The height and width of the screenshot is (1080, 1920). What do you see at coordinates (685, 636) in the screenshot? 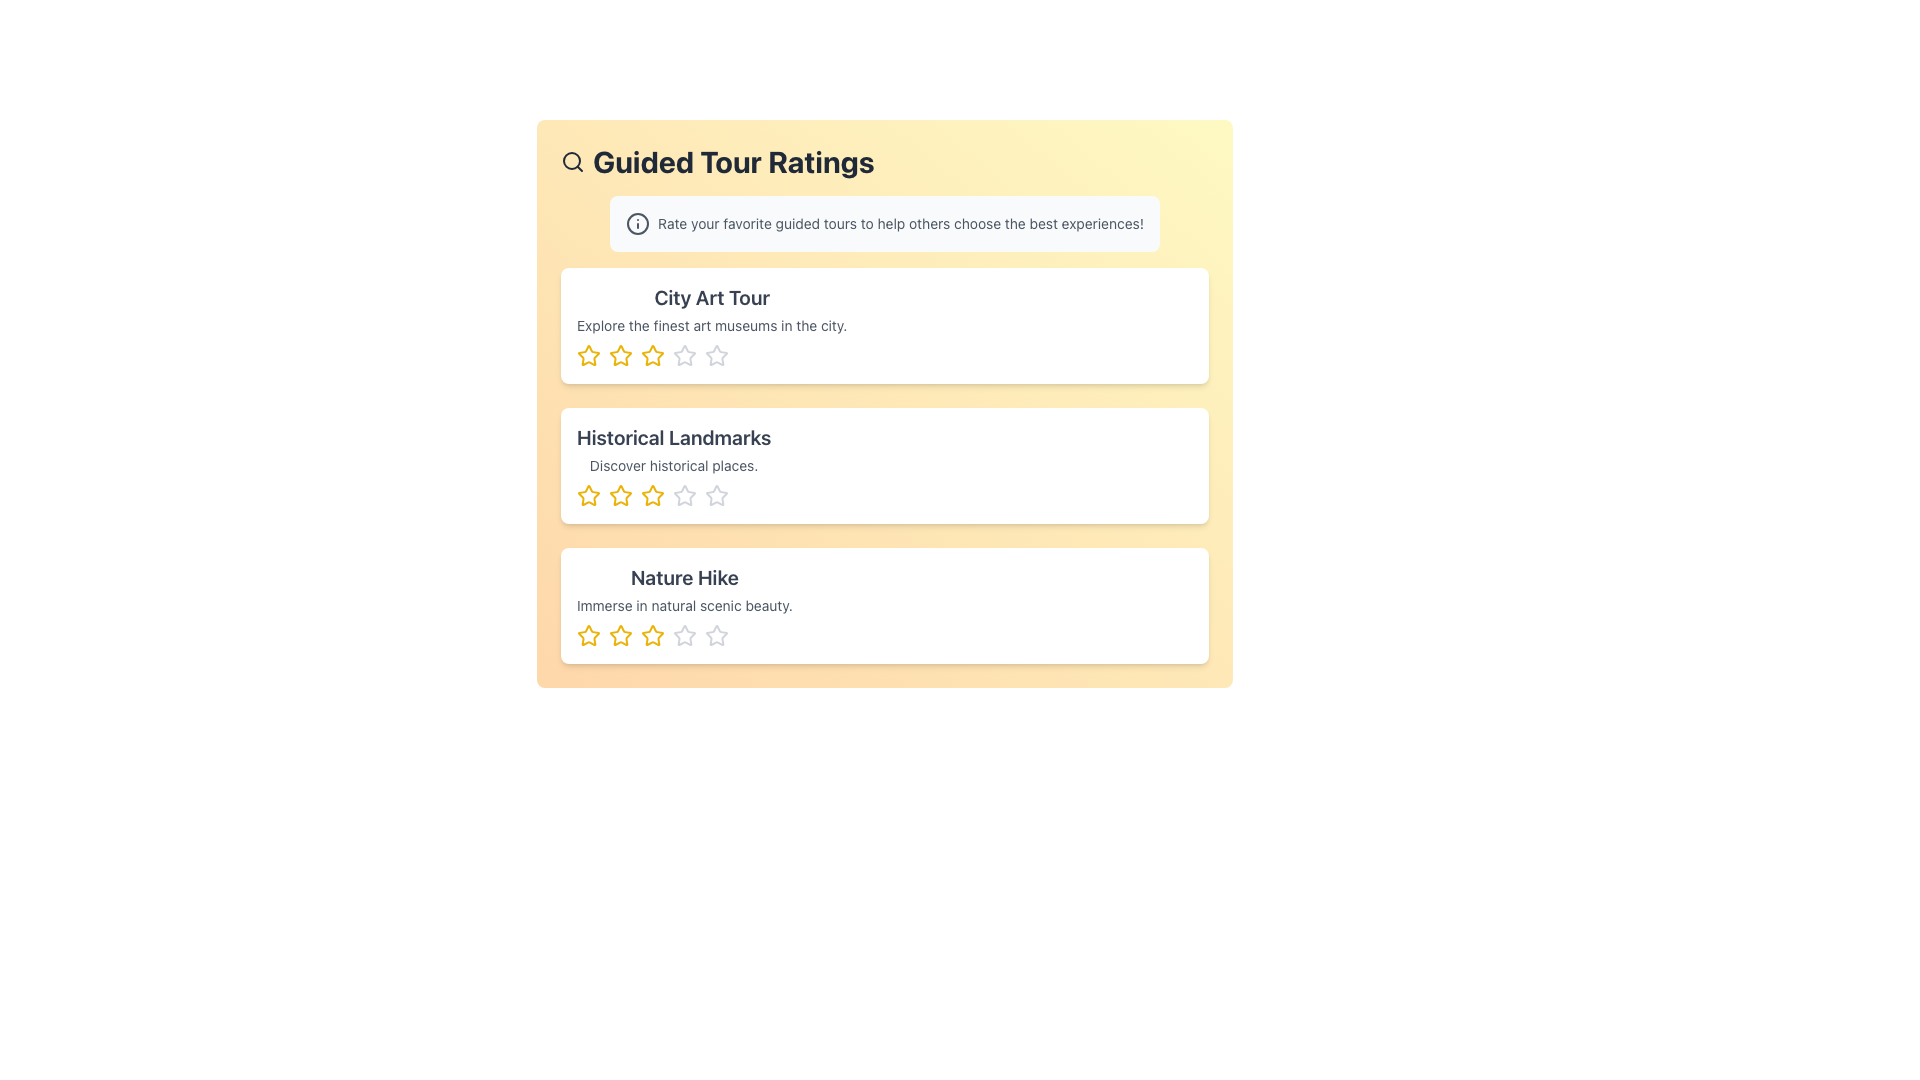
I see `the fourth Rating Star icon button to provide a rating for the 'Nature Hike' entry` at bounding box center [685, 636].